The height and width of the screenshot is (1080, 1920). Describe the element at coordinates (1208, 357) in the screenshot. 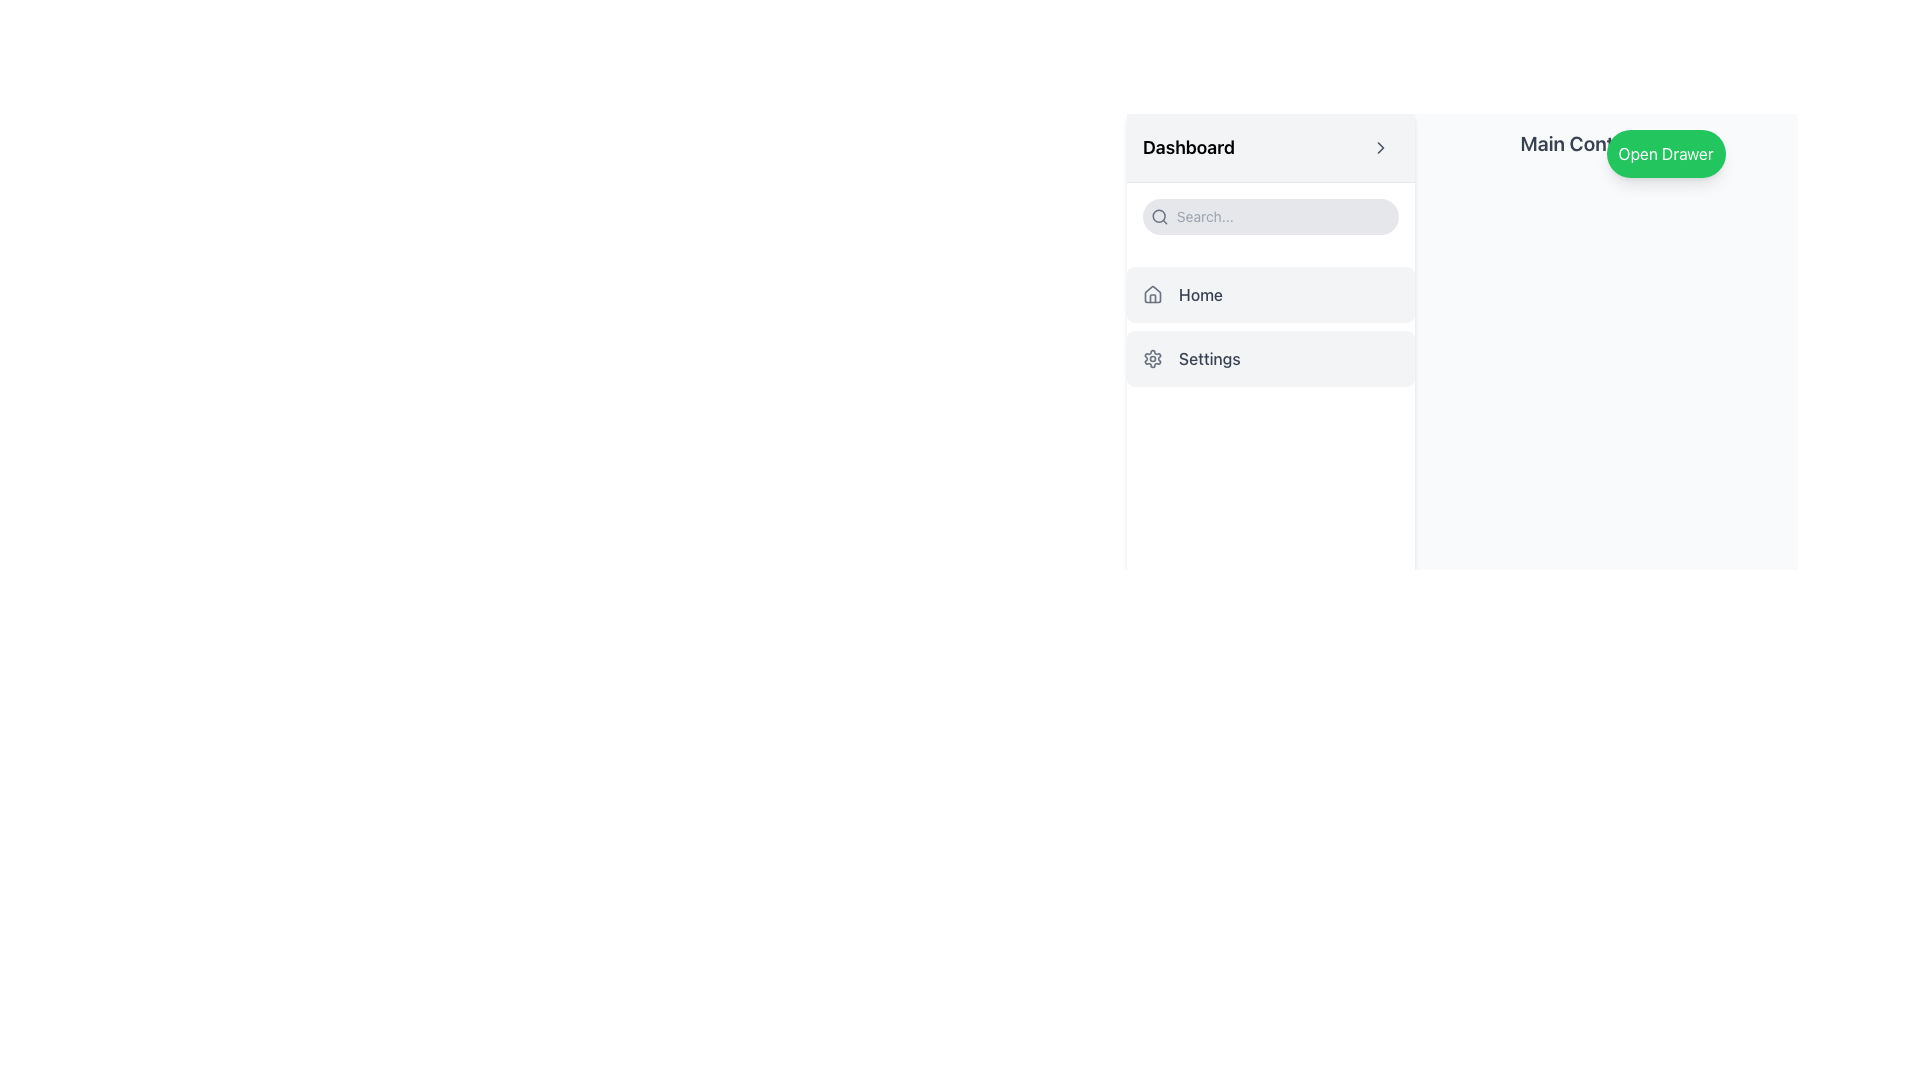

I see `the 'Settings' text label in the sidebar menu` at that location.